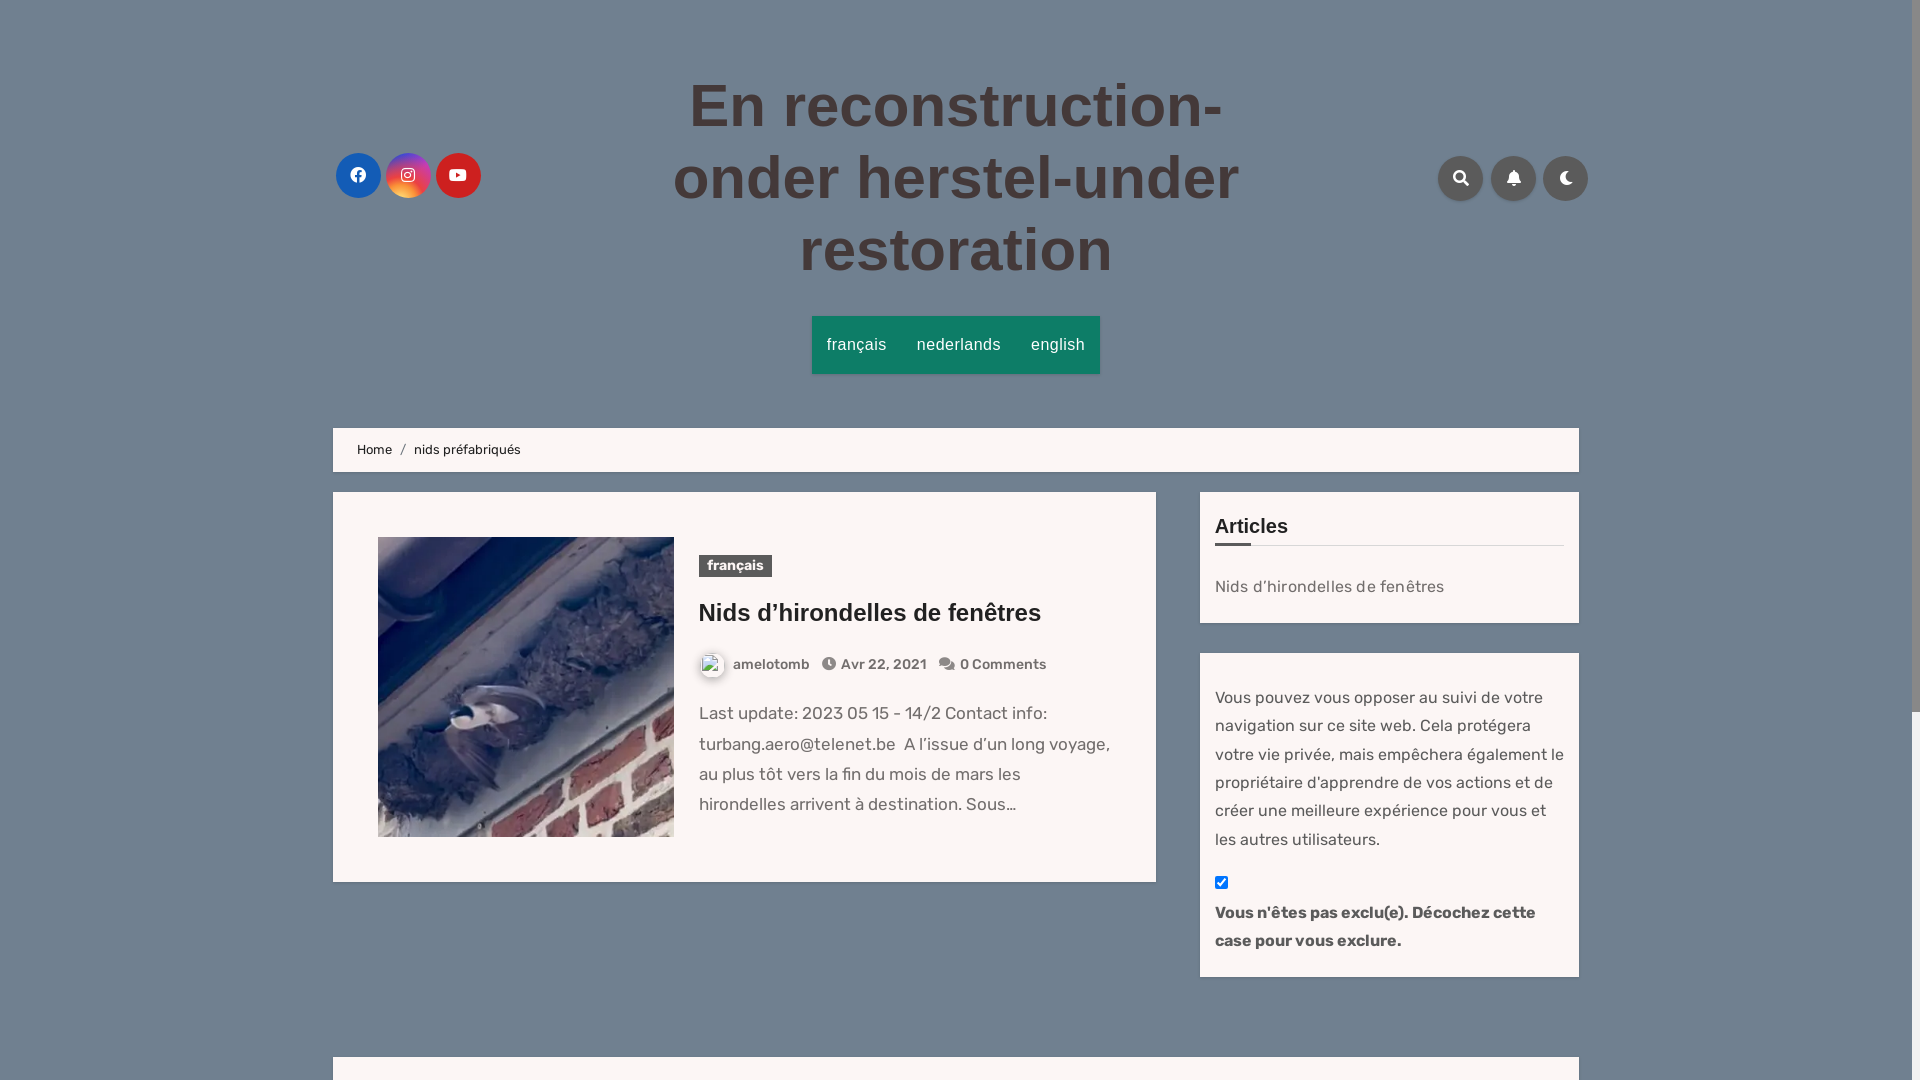  What do you see at coordinates (1003, 664) in the screenshot?
I see `'0 Comments'` at bounding box center [1003, 664].